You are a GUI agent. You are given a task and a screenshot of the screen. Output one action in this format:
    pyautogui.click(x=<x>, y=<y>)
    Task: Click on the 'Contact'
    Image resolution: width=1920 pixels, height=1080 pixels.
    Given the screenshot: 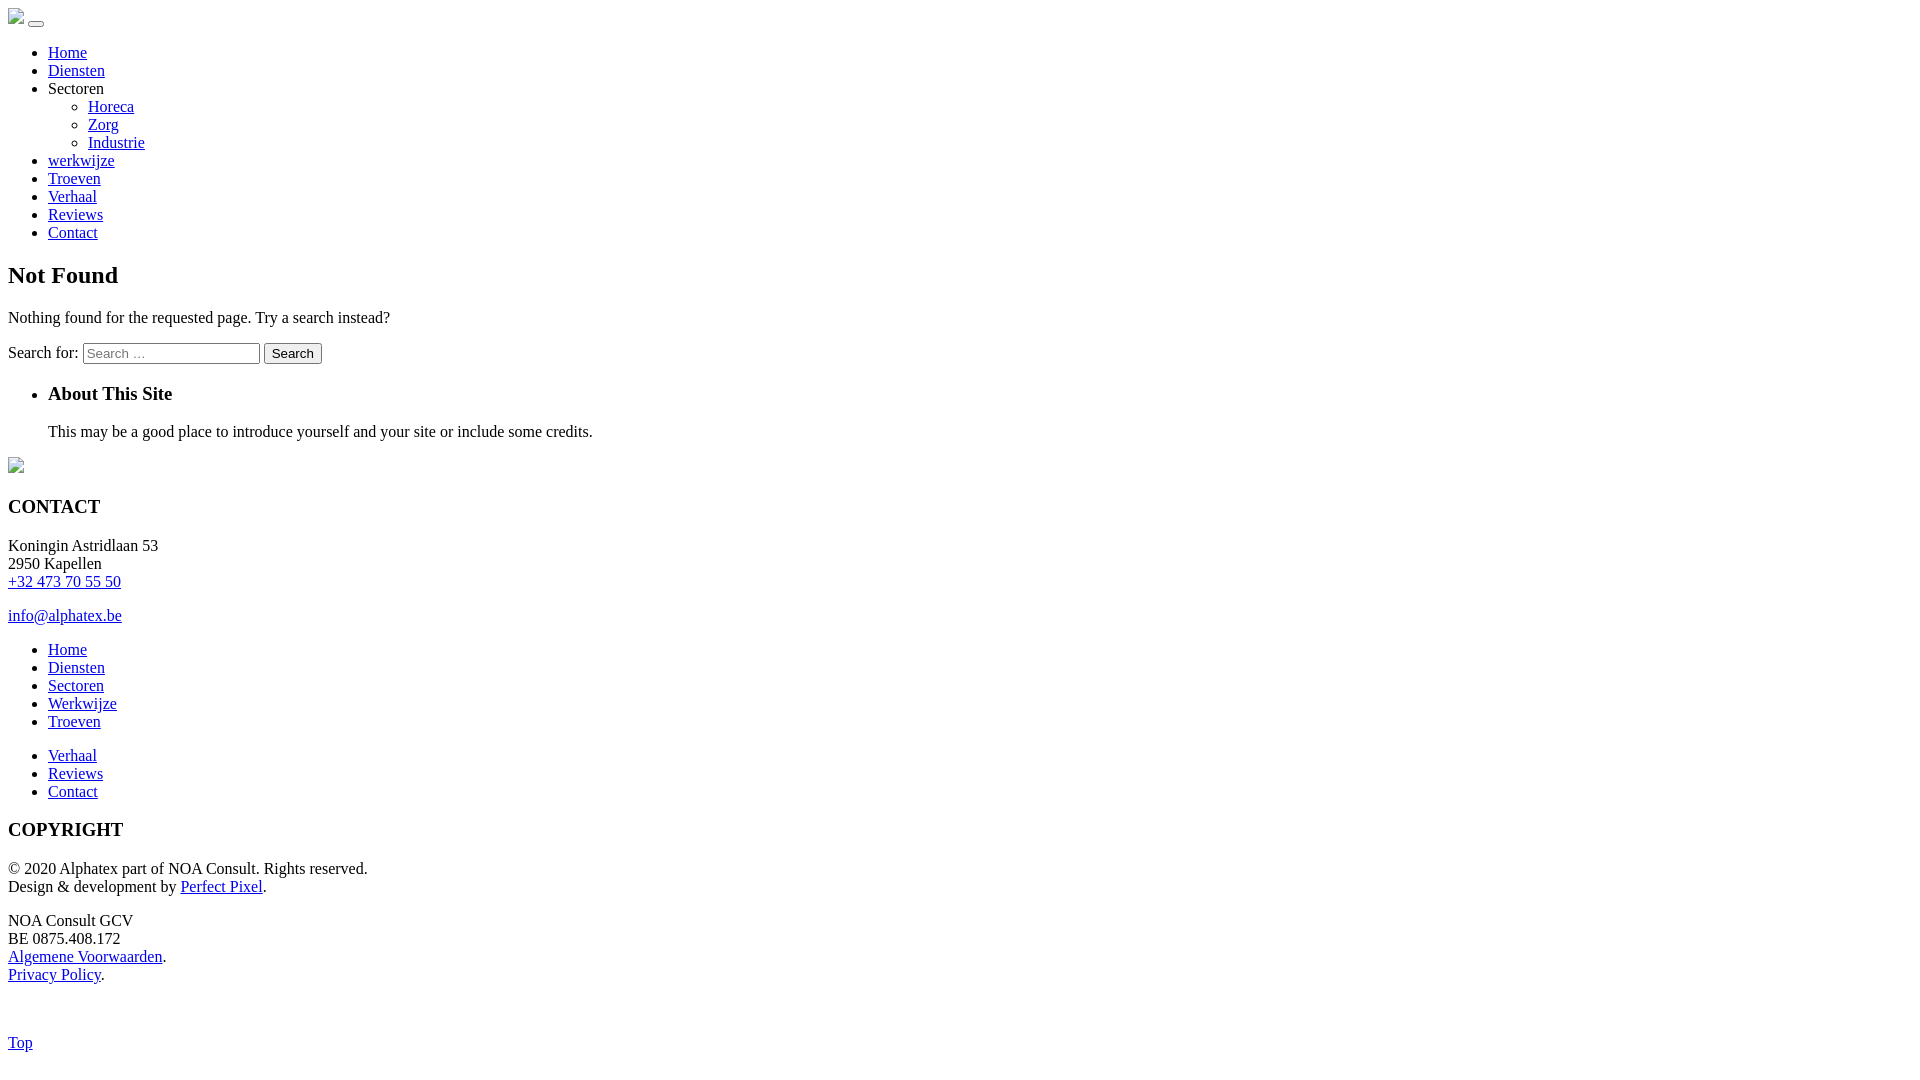 What is the action you would take?
    pyautogui.click(x=72, y=790)
    